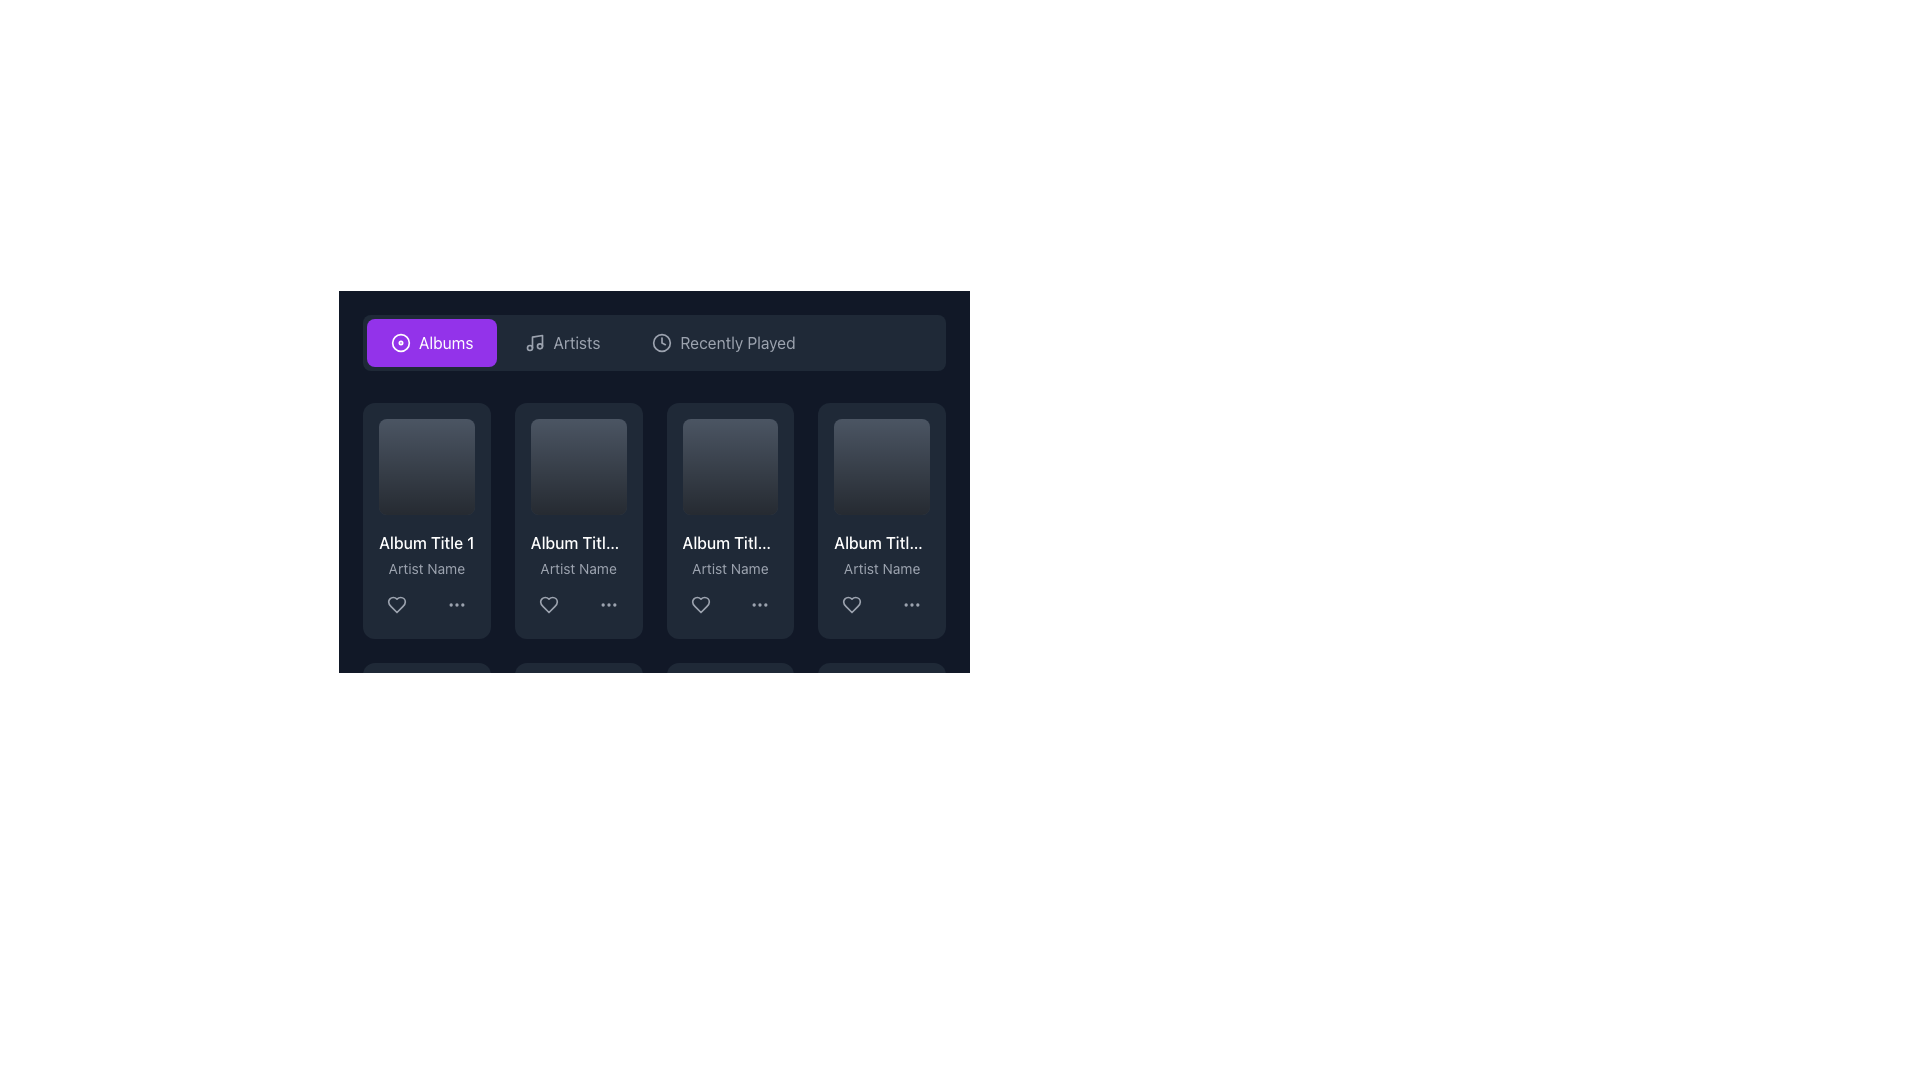 Image resolution: width=1920 pixels, height=1080 pixels. I want to click on the second text label displaying the album title, so click(577, 542).